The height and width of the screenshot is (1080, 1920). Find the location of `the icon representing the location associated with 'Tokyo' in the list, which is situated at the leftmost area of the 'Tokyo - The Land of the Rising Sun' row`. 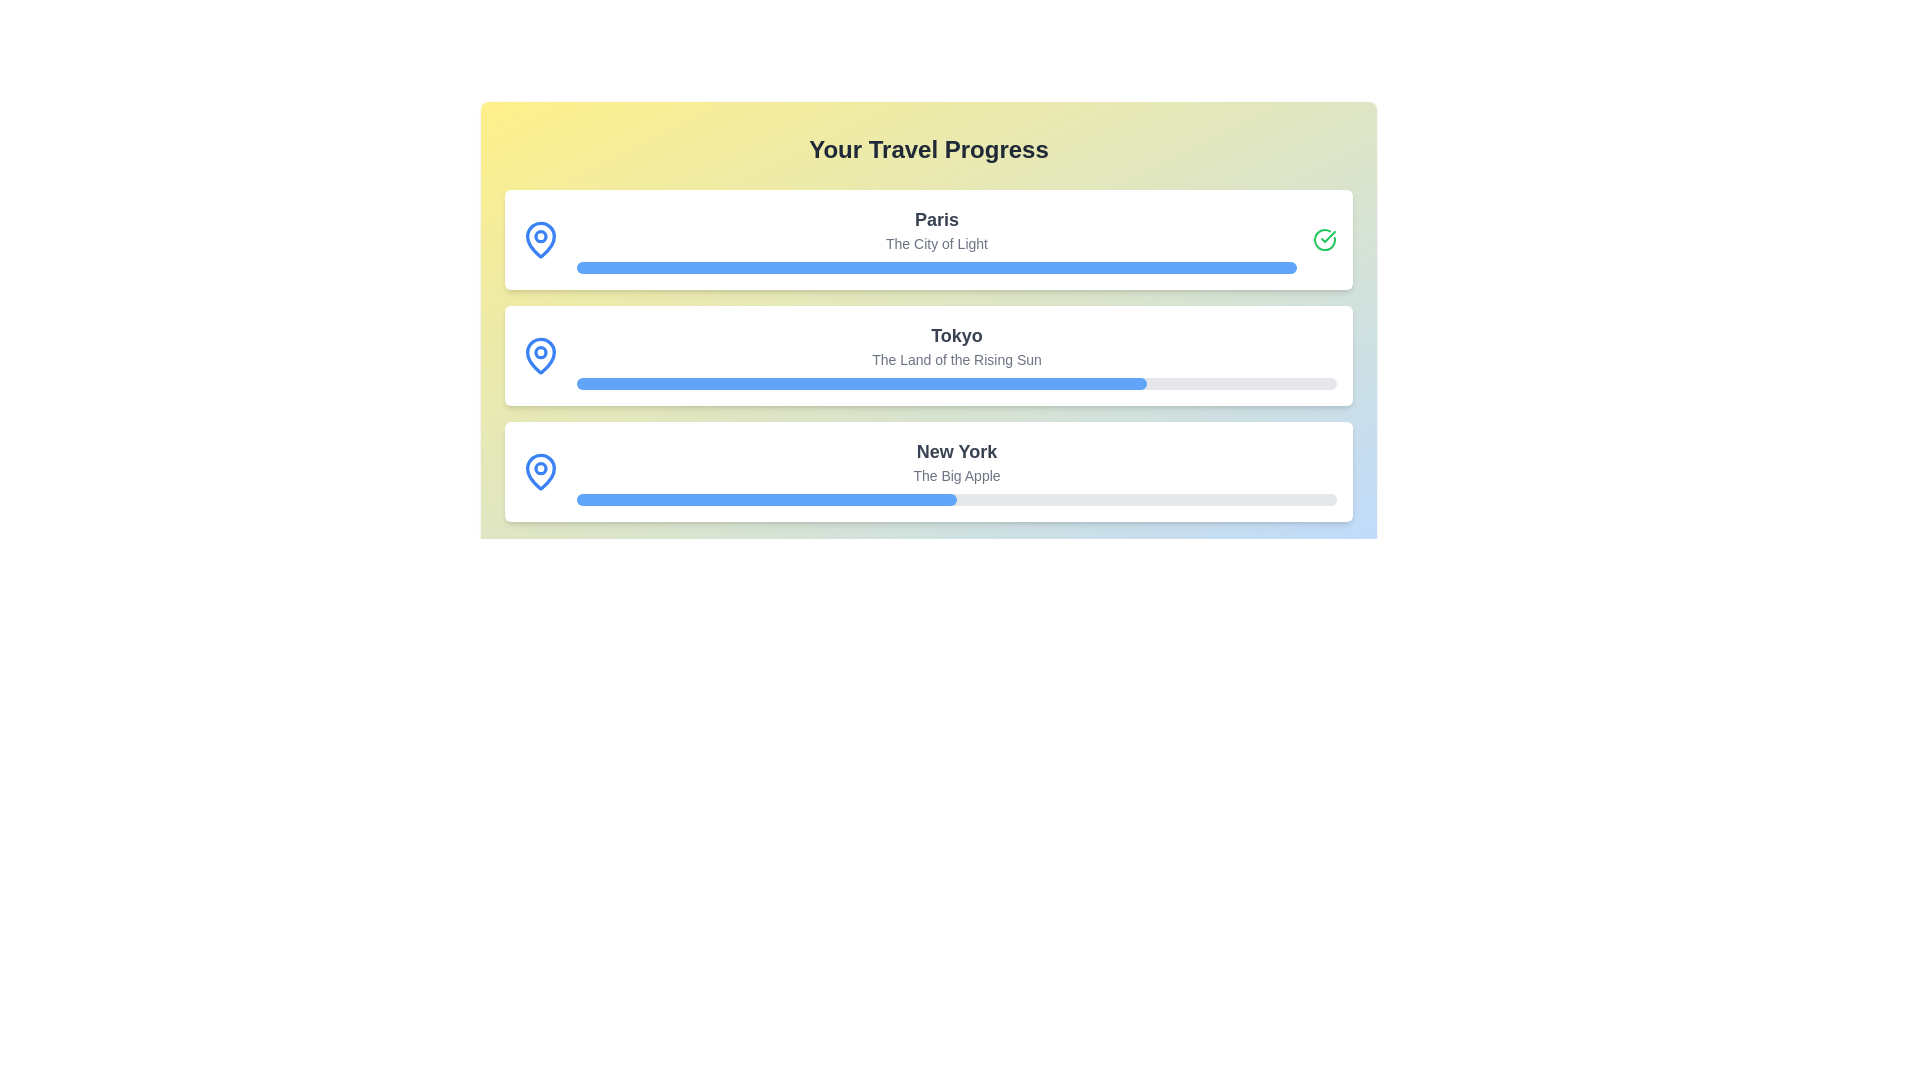

the icon representing the location associated with 'Tokyo' in the list, which is situated at the leftmost area of the 'Tokyo - The Land of the Rising Sun' row is located at coordinates (541, 354).